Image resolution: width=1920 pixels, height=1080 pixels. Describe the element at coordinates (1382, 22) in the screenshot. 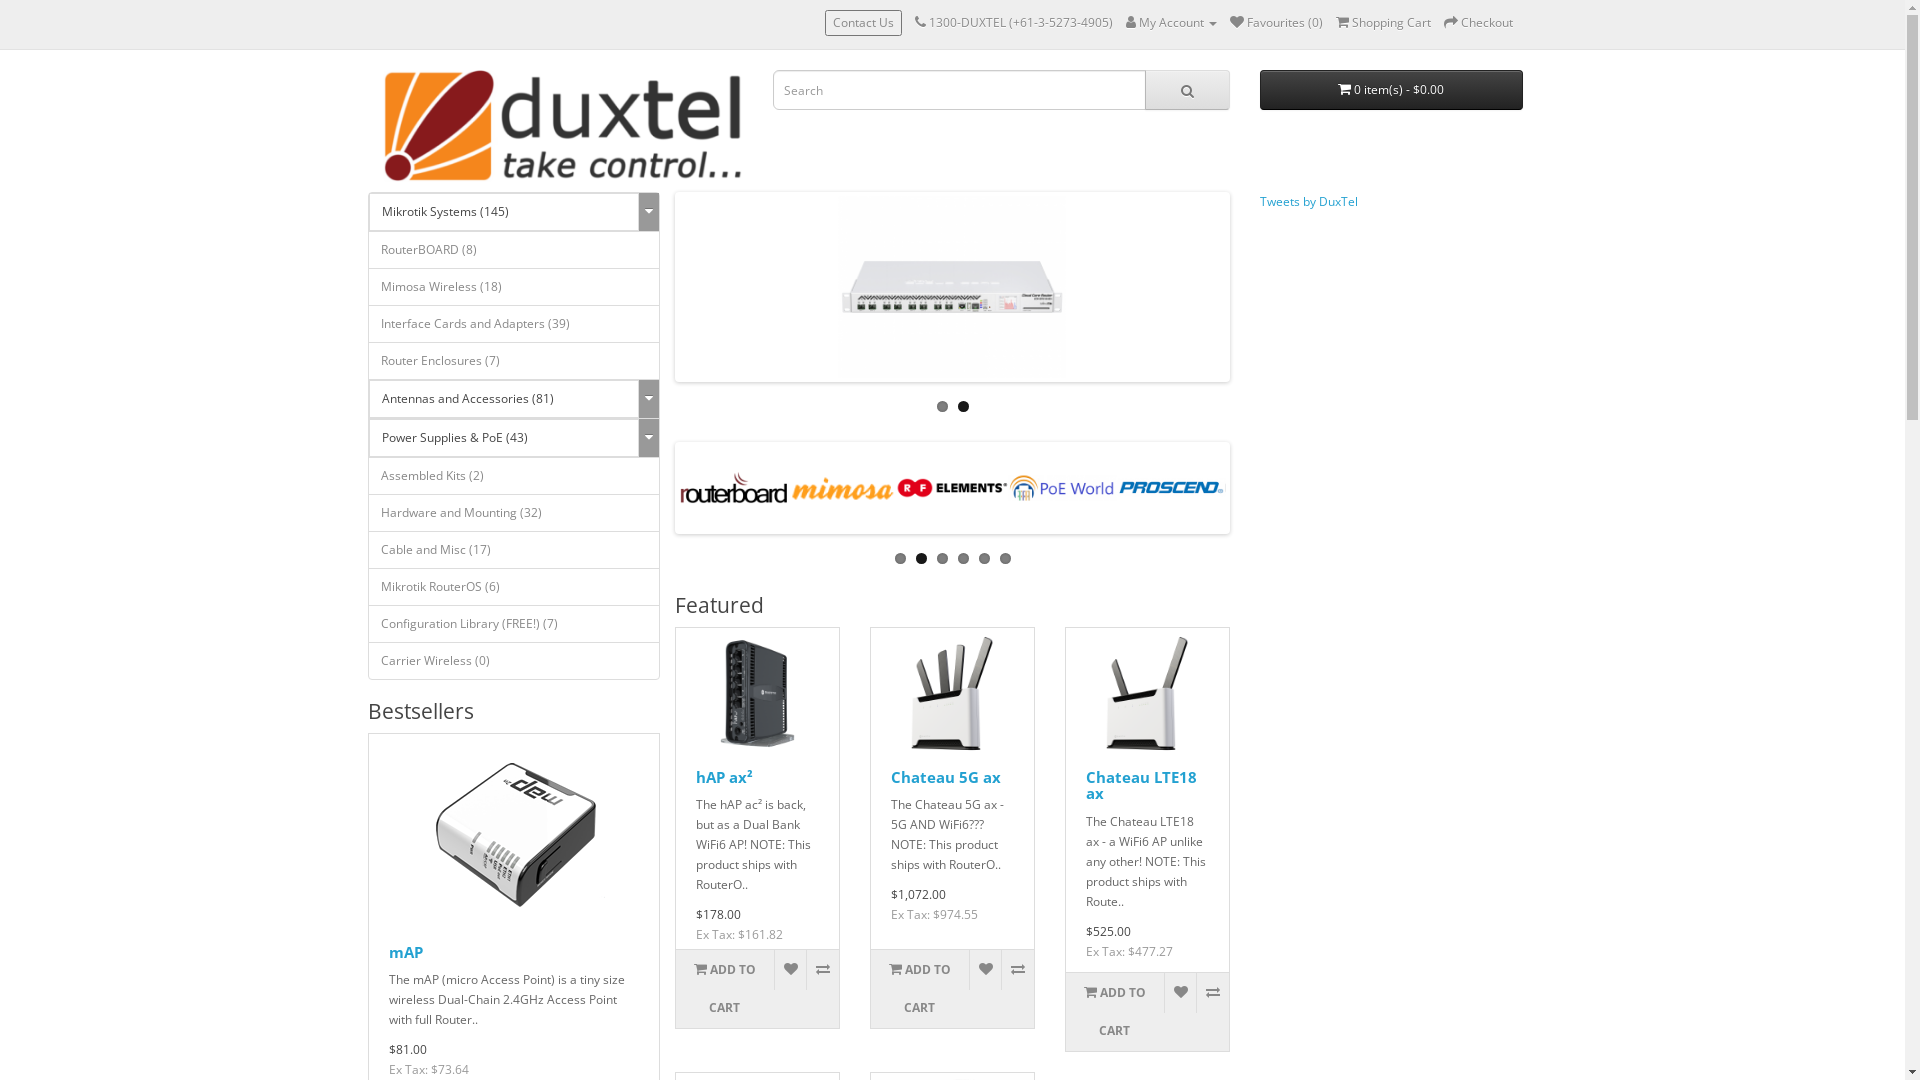

I see `'Shopping Cart'` at that location.